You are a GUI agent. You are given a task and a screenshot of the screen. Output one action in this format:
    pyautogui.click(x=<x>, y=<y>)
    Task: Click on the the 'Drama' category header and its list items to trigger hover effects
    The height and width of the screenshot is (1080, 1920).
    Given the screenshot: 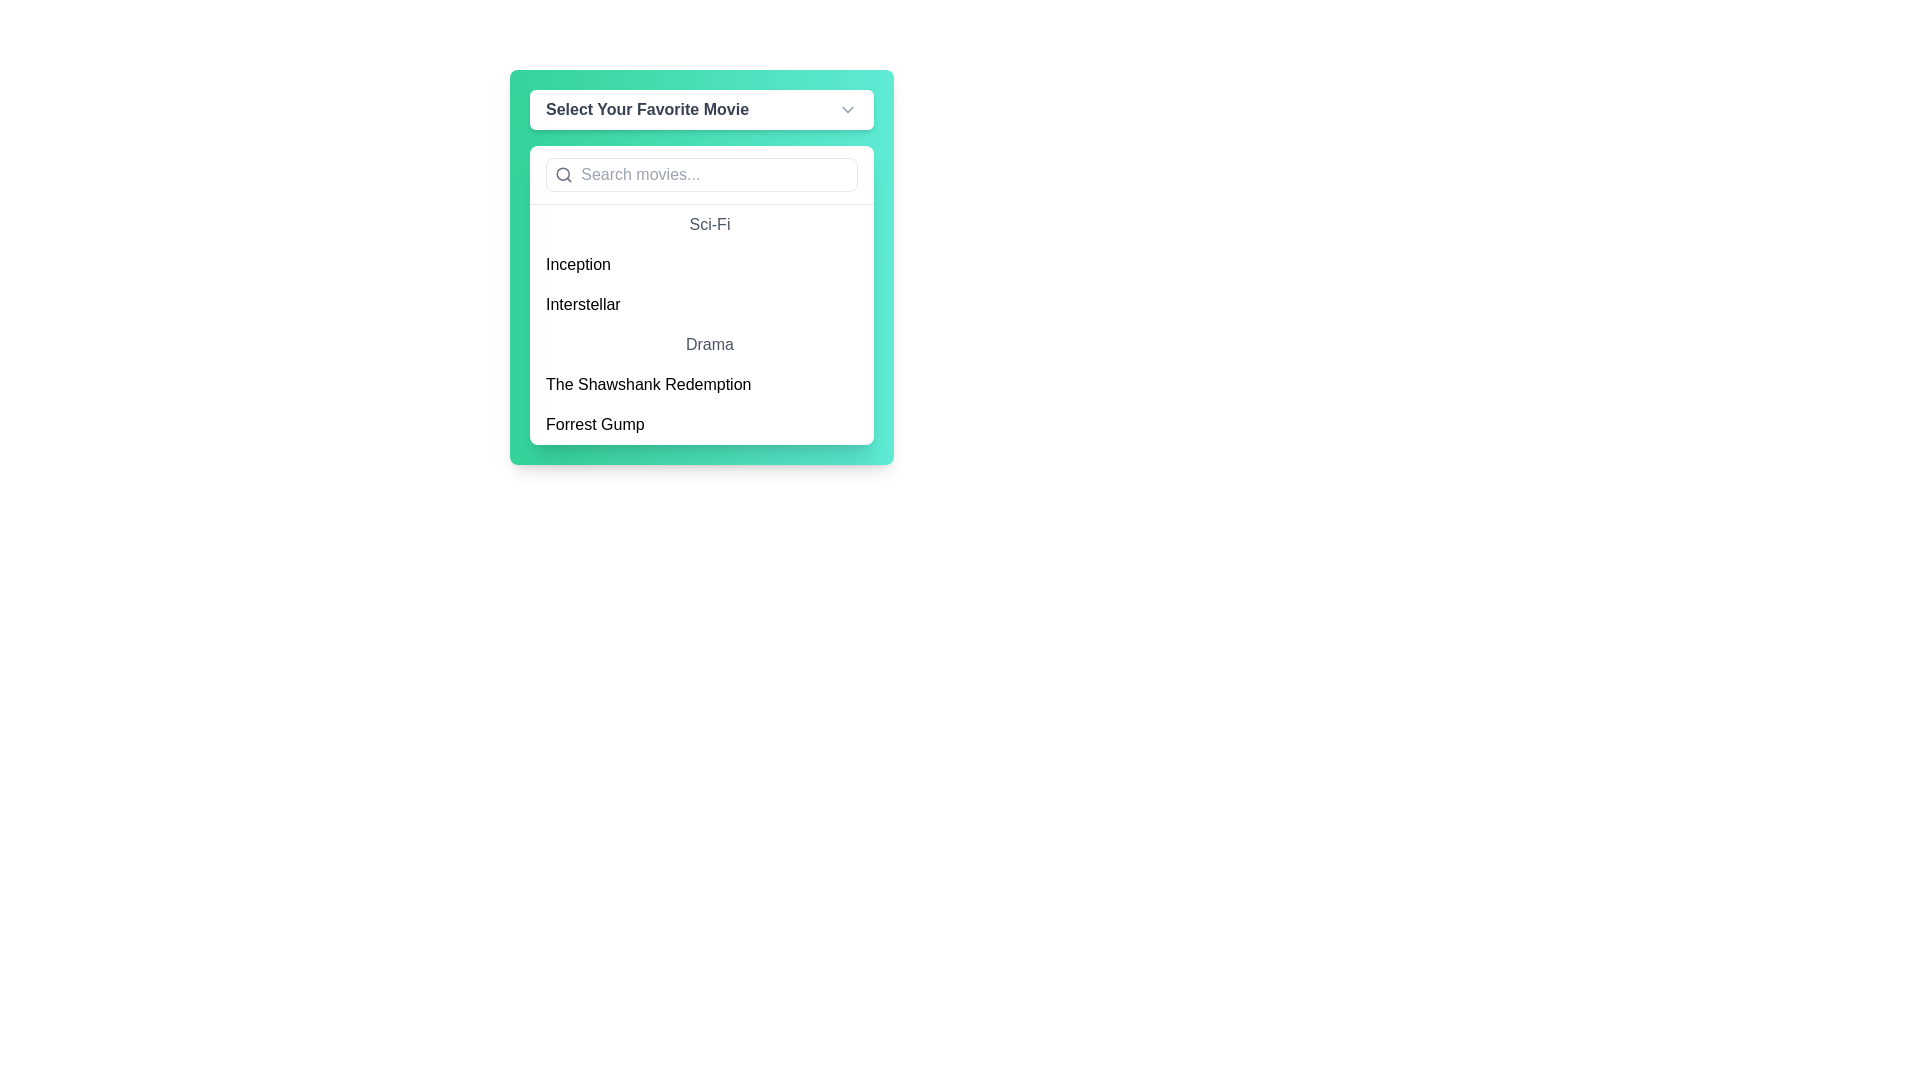 What is the action you would take?
    pyautogui.click(x=701, y=385)
    